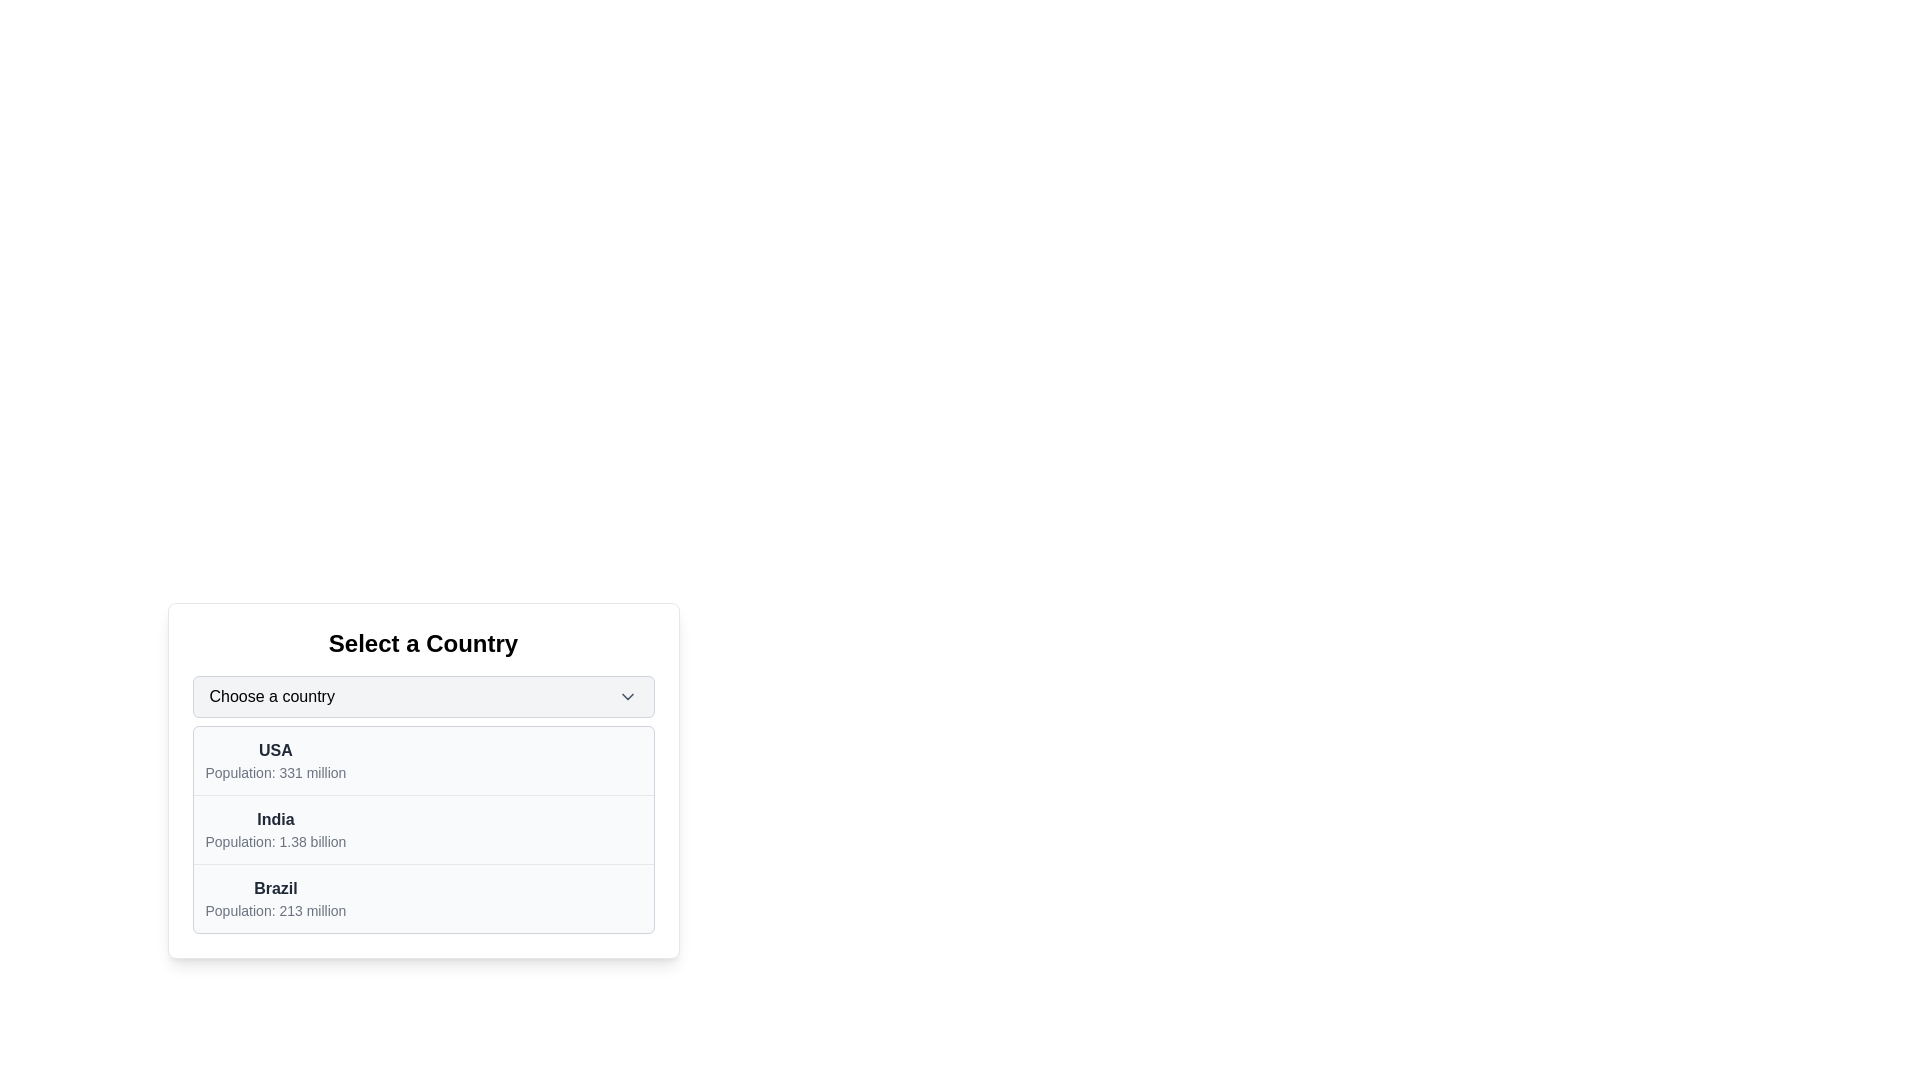 This screenshot has height=1080, width=1920. What do you see at coordinates (271, 696) in the screenshot?
I see `the text label displaying 'Choose a country', which is styled in a simple sans-serif font and is part of a dropdown-like component with a light gray background` at bounding box center [271, 696].